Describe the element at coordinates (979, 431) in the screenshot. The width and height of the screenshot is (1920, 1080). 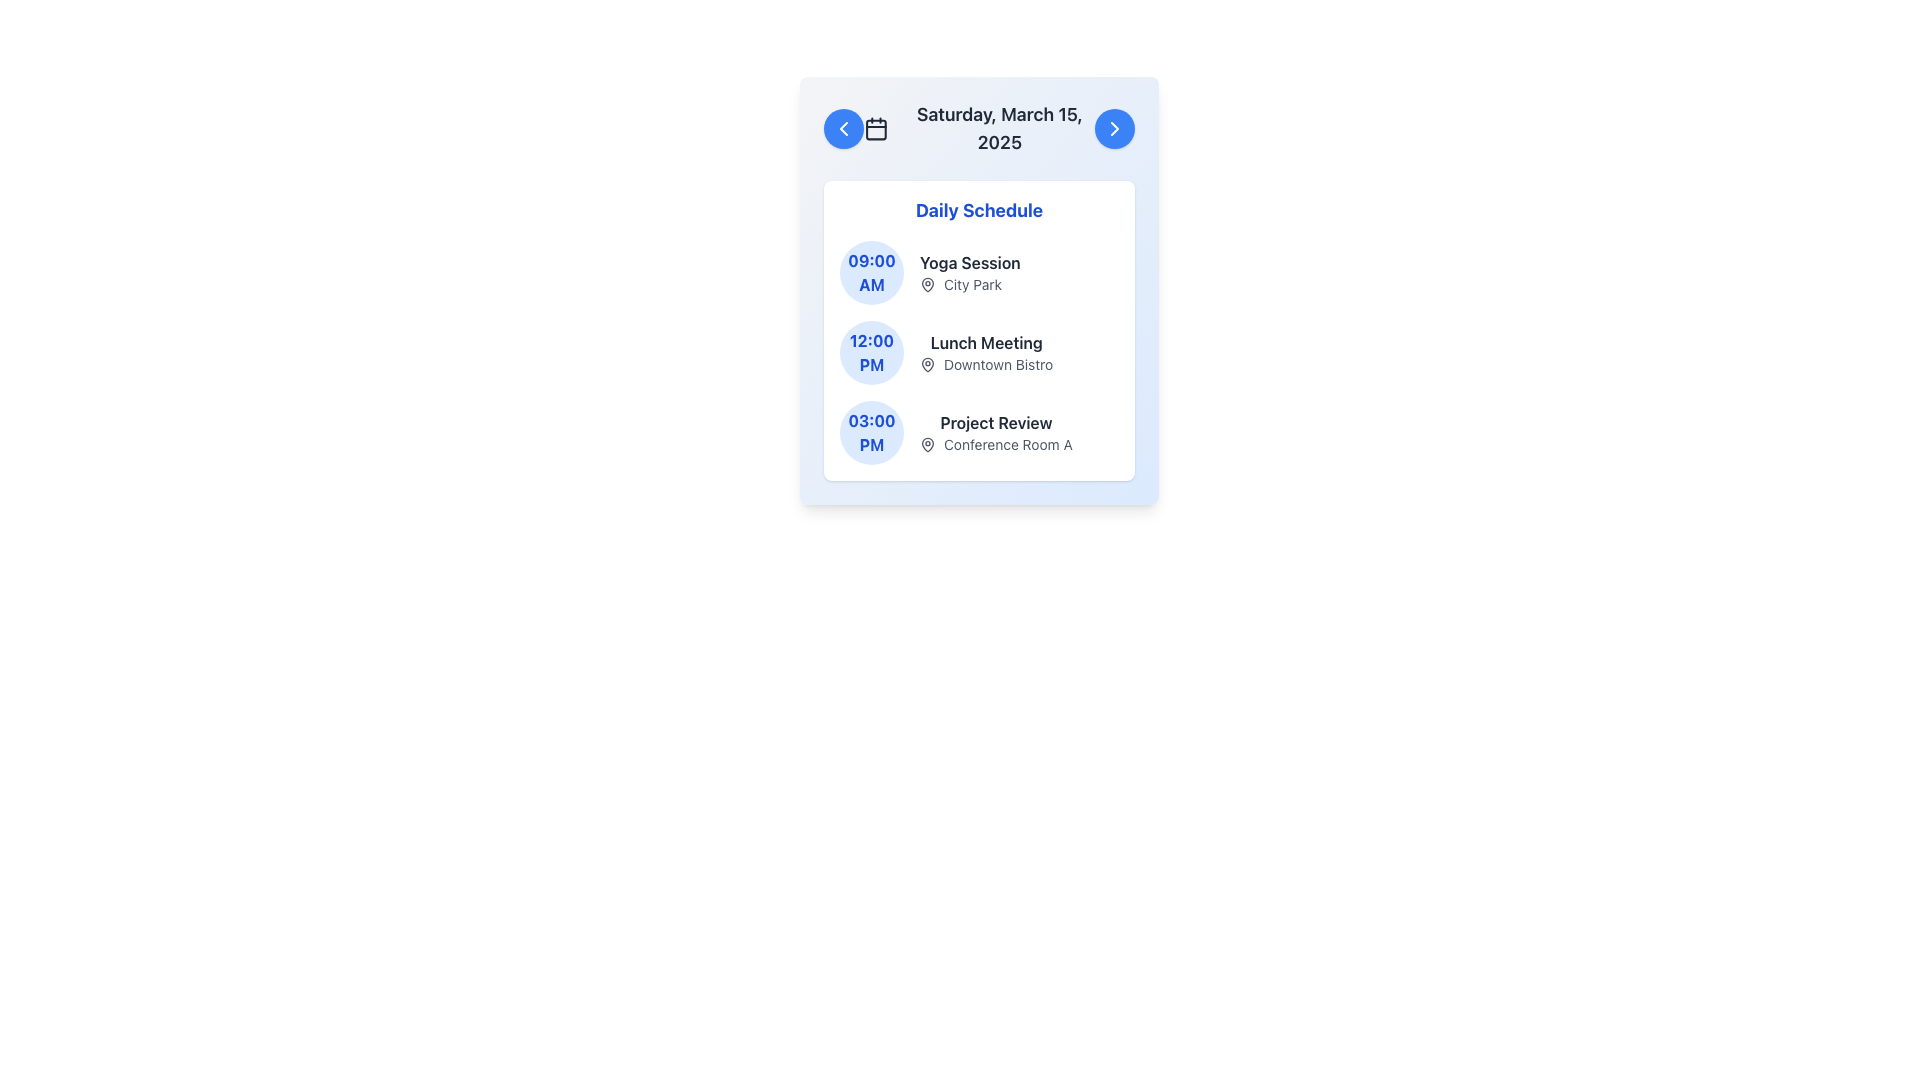
I see `the third list item in the schedule, which indicates a scheduled event` at that location.